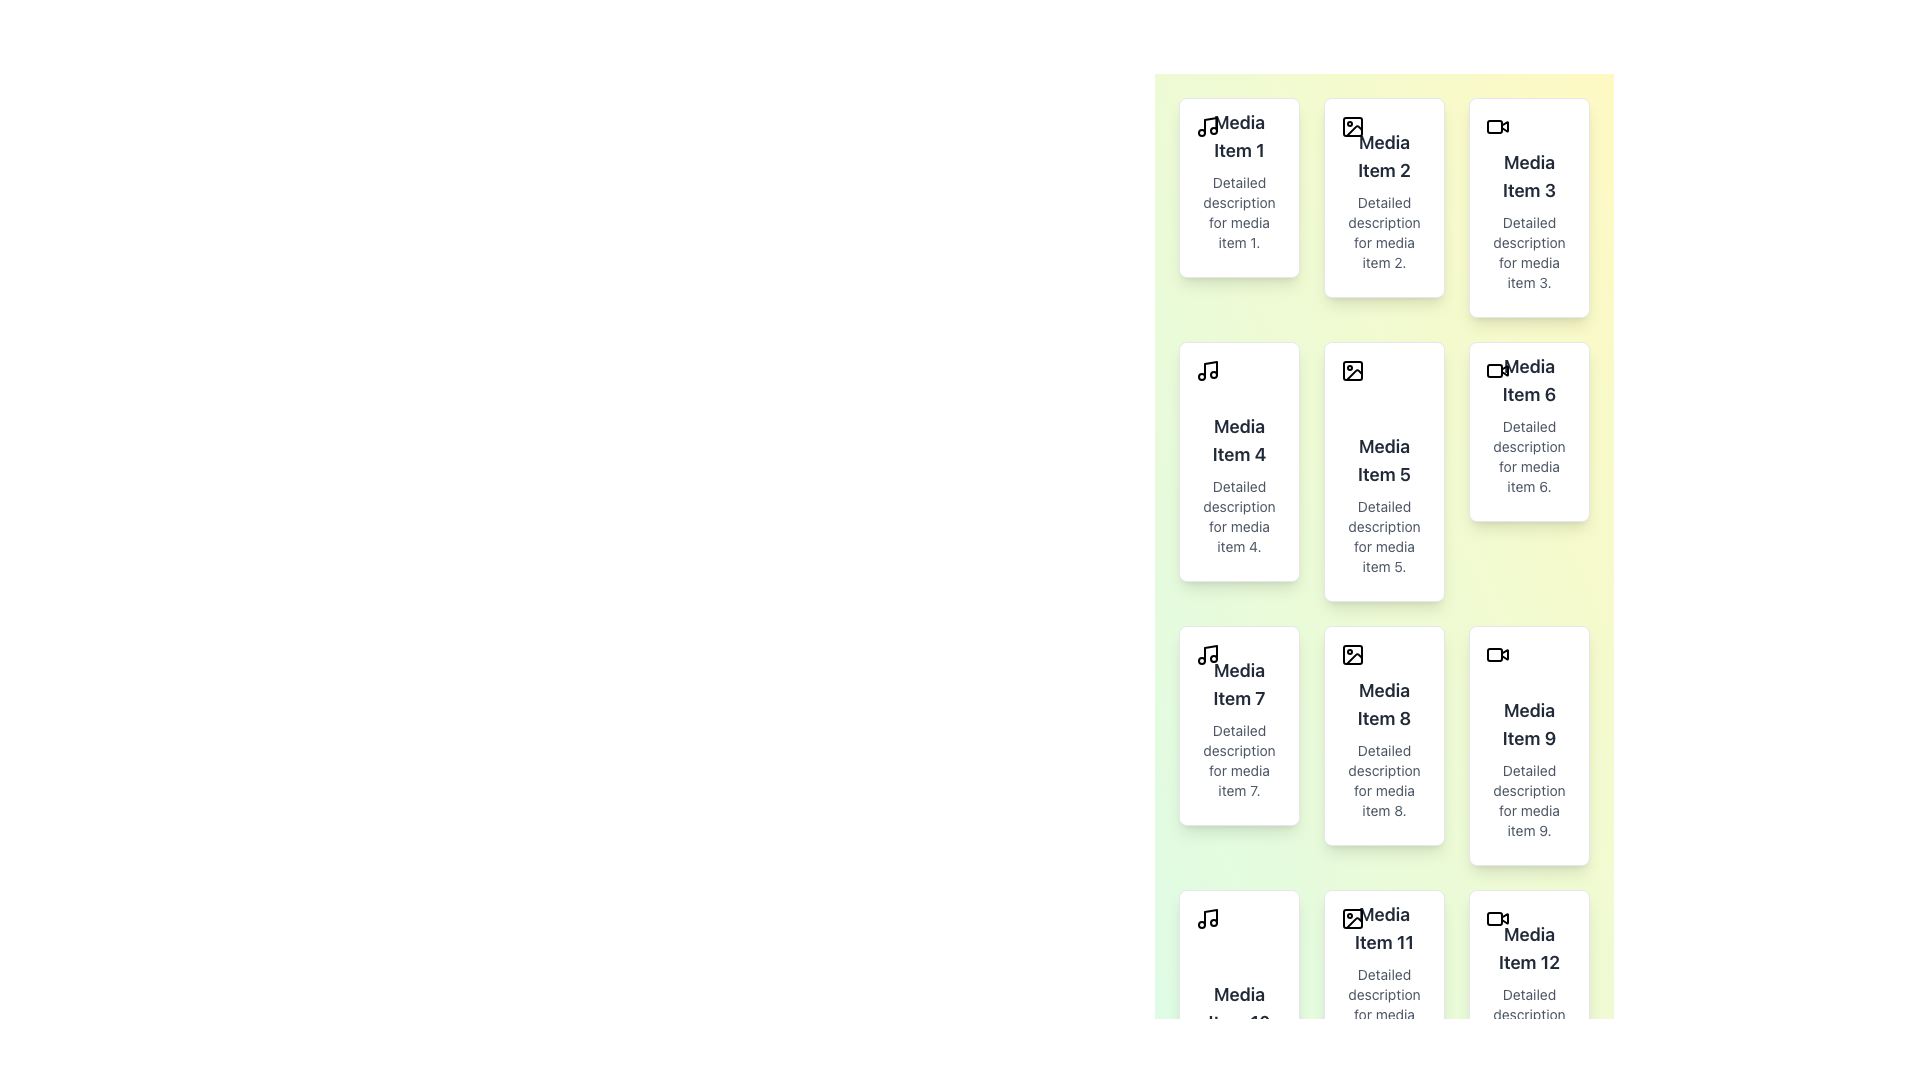  I want to click on the text block containing 'Detailed description for media item 1.' which is styled with a small font size and medium-gray color, positioned directly below the heading 'Media Item 1', so click(1238, 212).